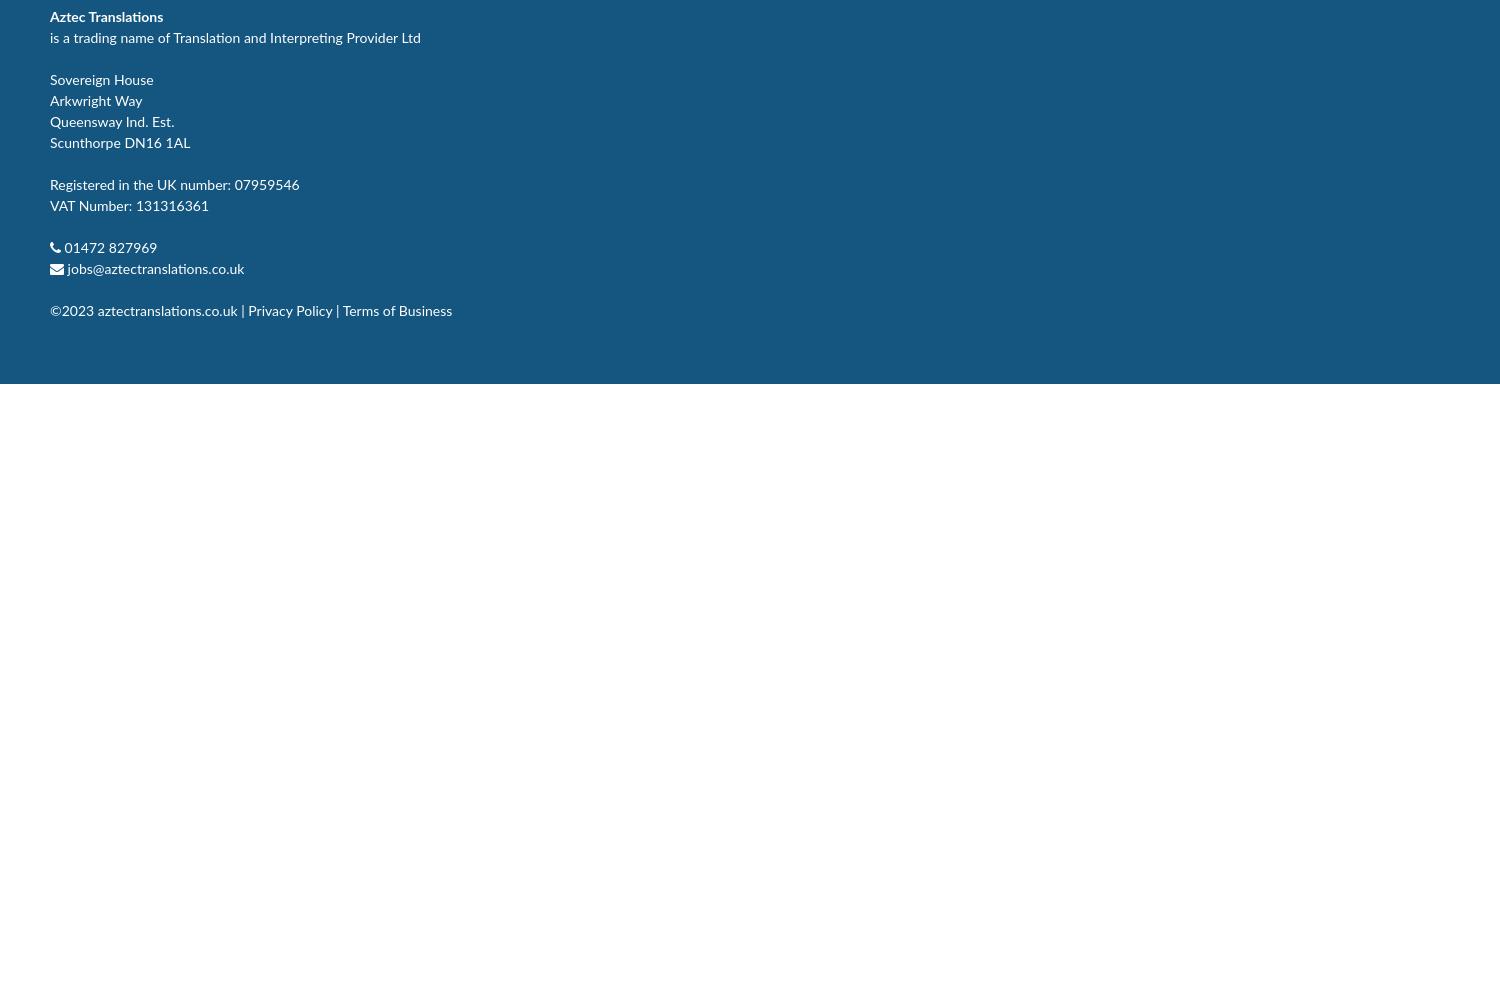 This screenshot has width=1500, height=1000. Describe the element at coordinates (49, 121) in the screenshot. I see `'Queensway Ind. Est.'` at that location.